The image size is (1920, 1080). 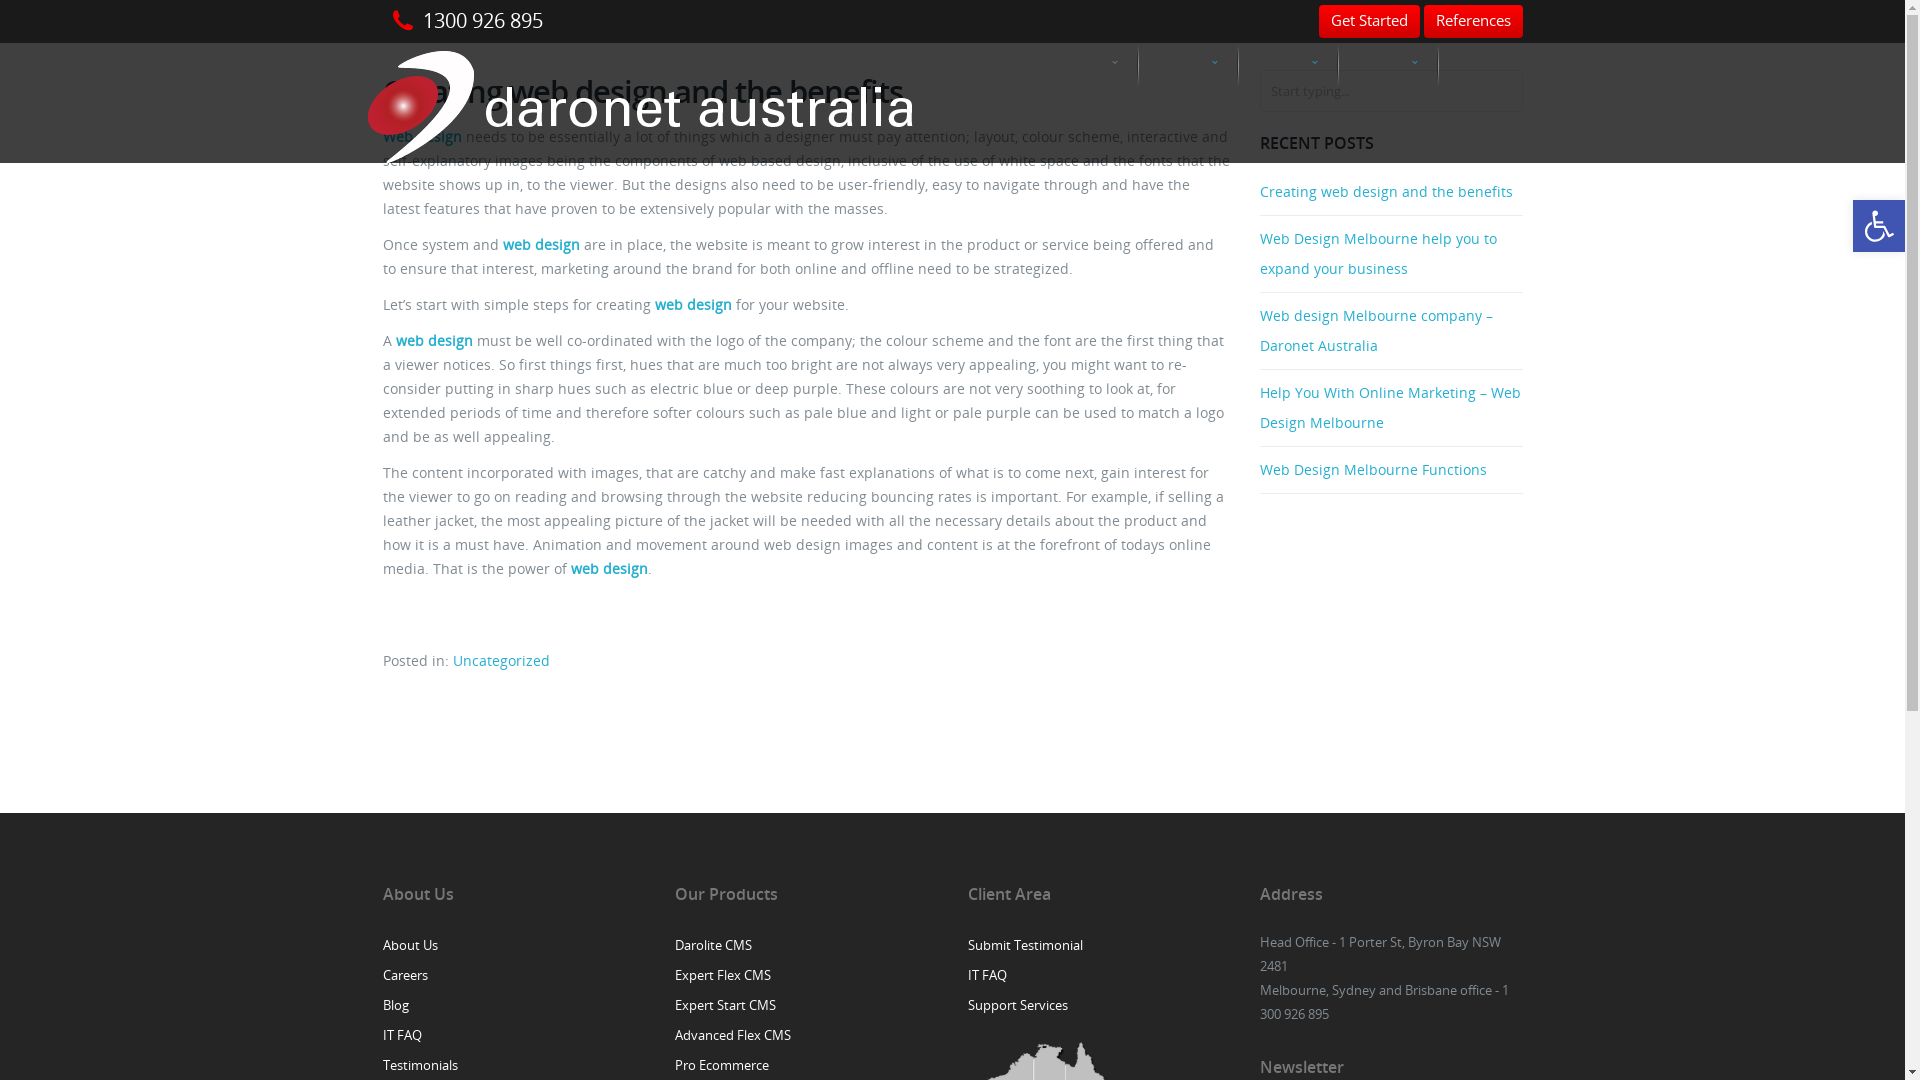 What do you see at coordinates (394, 1005) in the screenshot?
I see `'Blog'` at bounding box center [394, 1005].